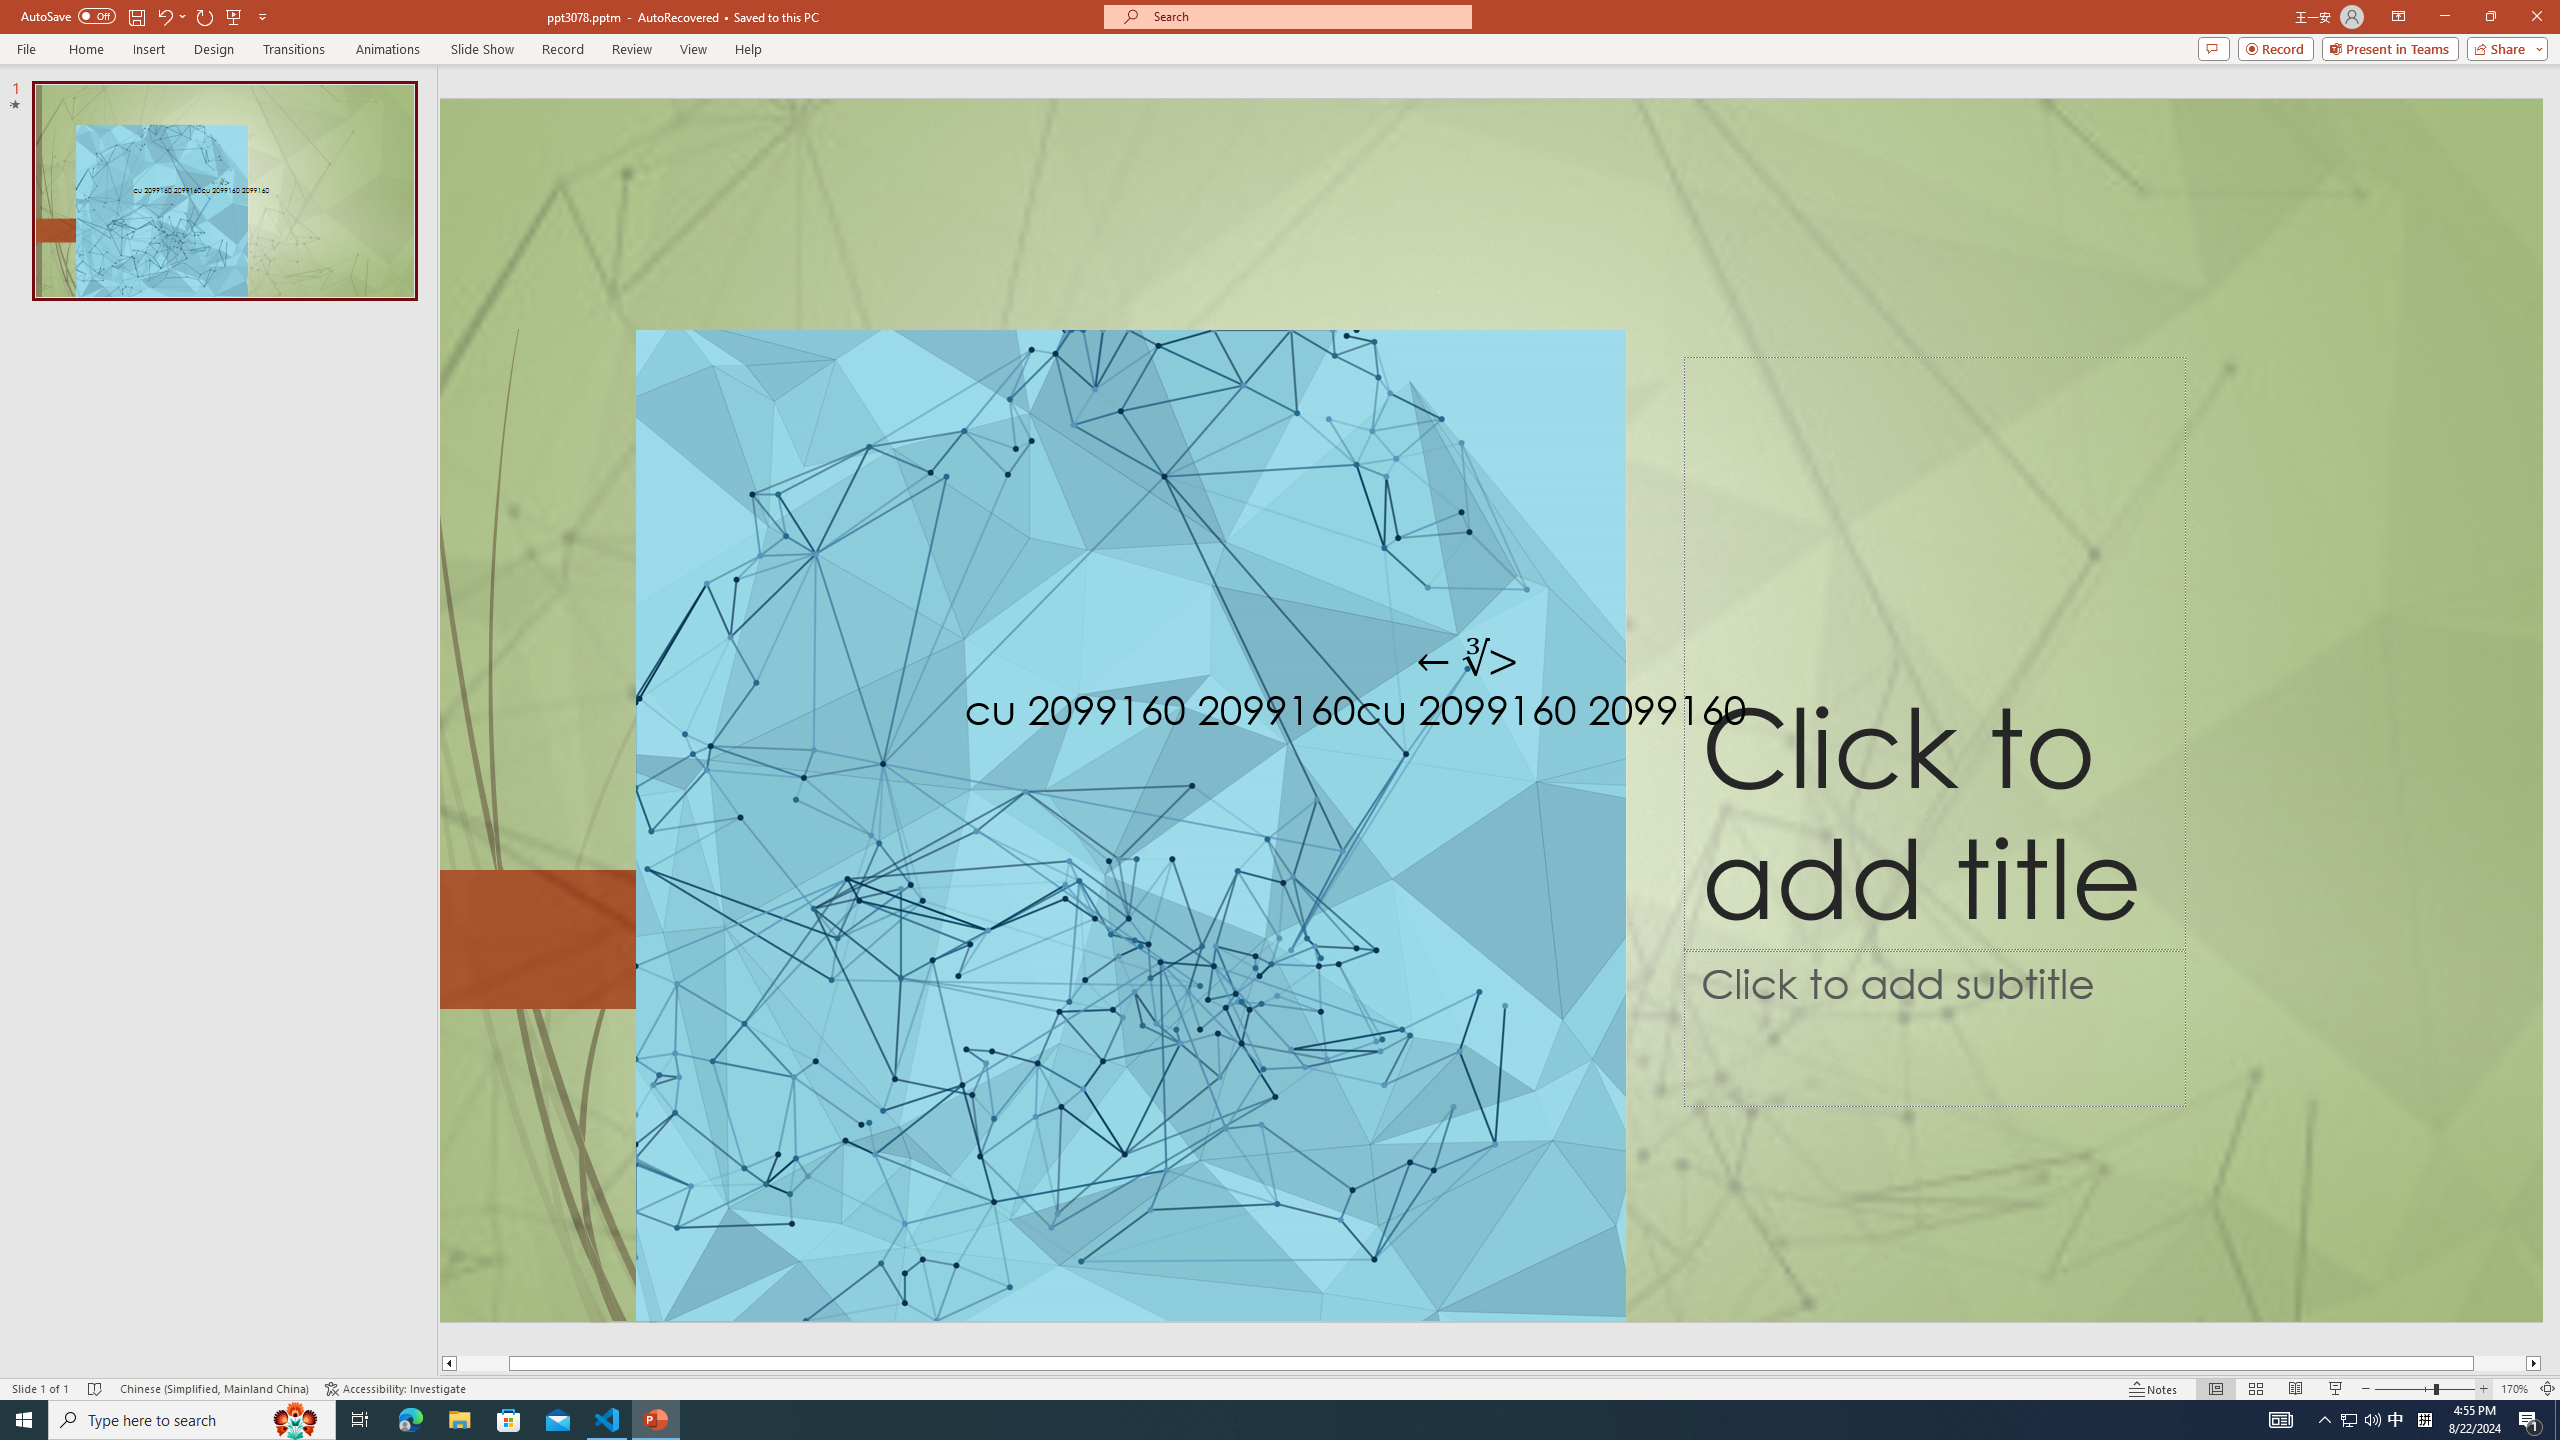 Image resolution: width=2560 pixels, height=1440 pixels. What do you see at coordinates (261, 15) in the screenshot?
I see `'Customize Quick Access Toolbar'` at bounding box center [261, 15].